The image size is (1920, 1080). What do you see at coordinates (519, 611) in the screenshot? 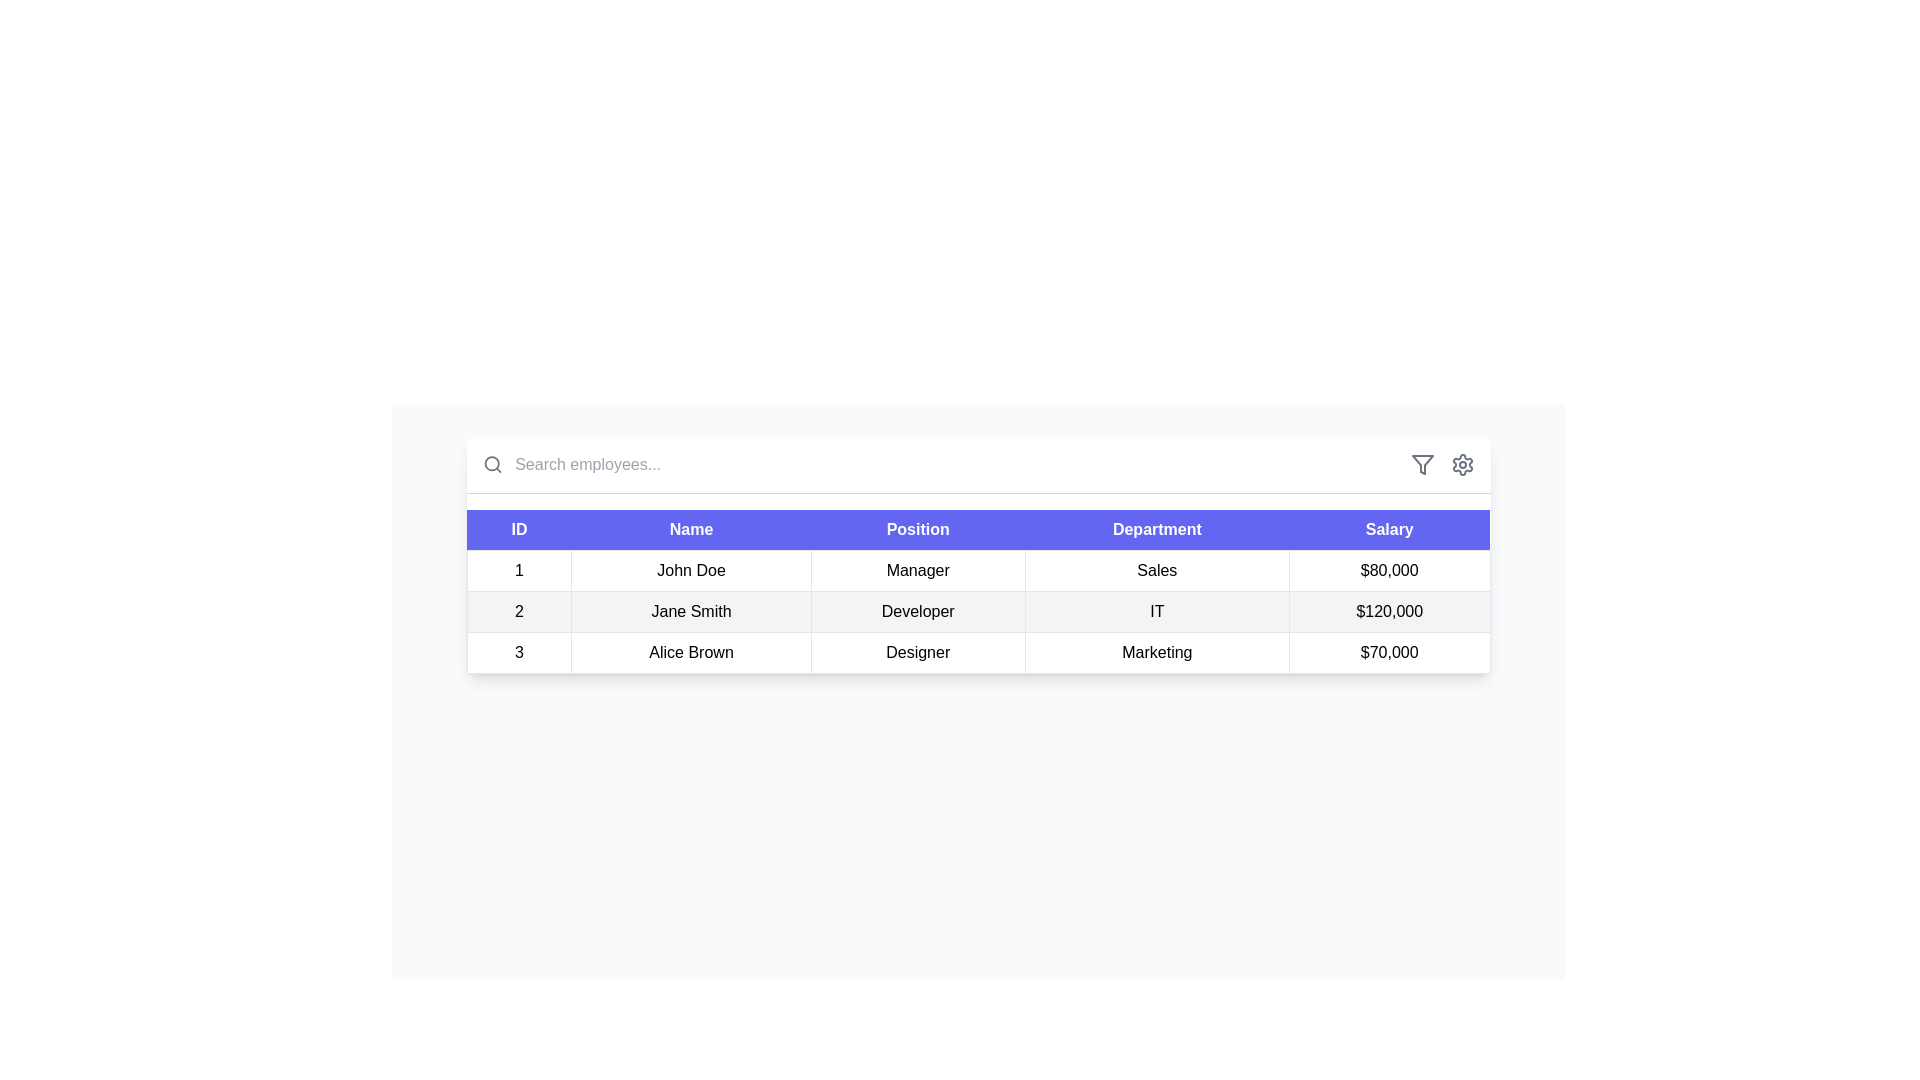
I see `the table cell displaying the number '2', which is the first cell in the second row of the table, aligned with the header labeled 'ID'` at bounding box center [519, 611].